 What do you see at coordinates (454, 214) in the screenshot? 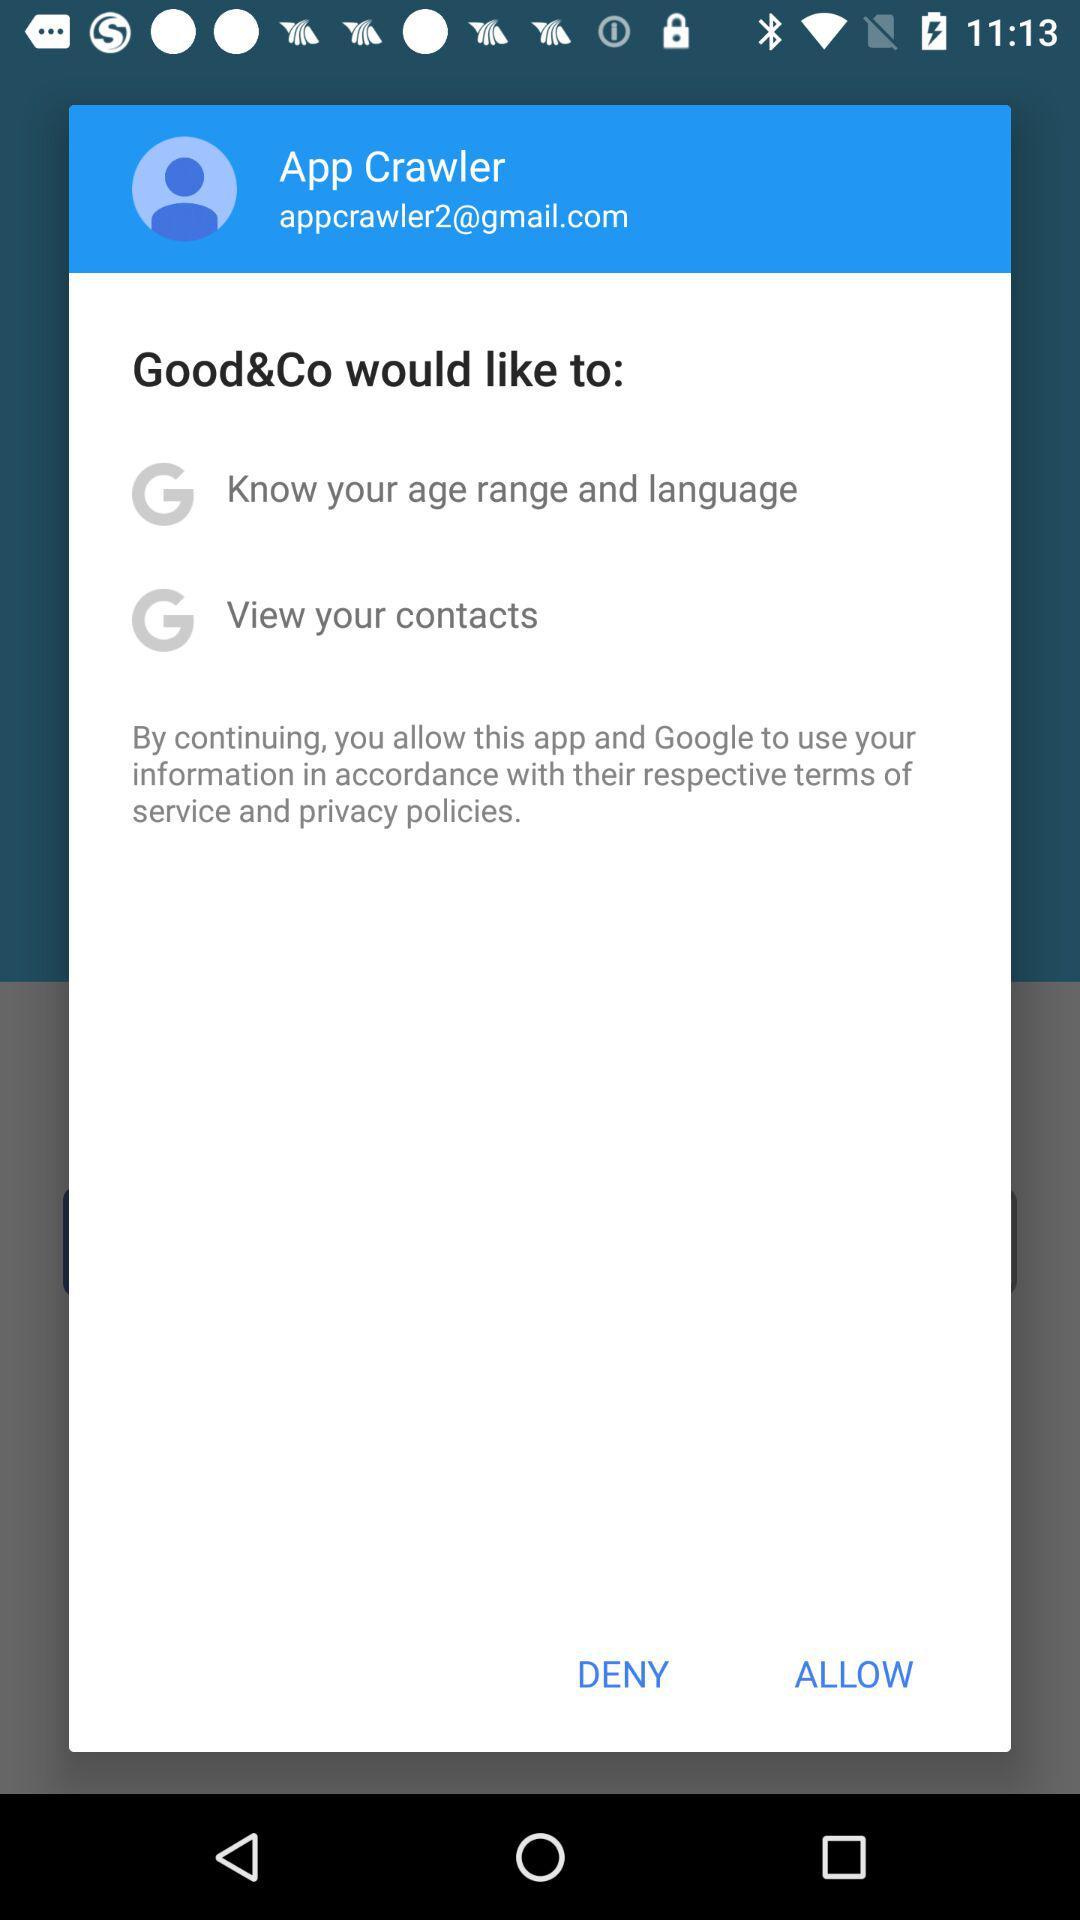
I see `app below the app crawler` at bounding box center [454, 214].